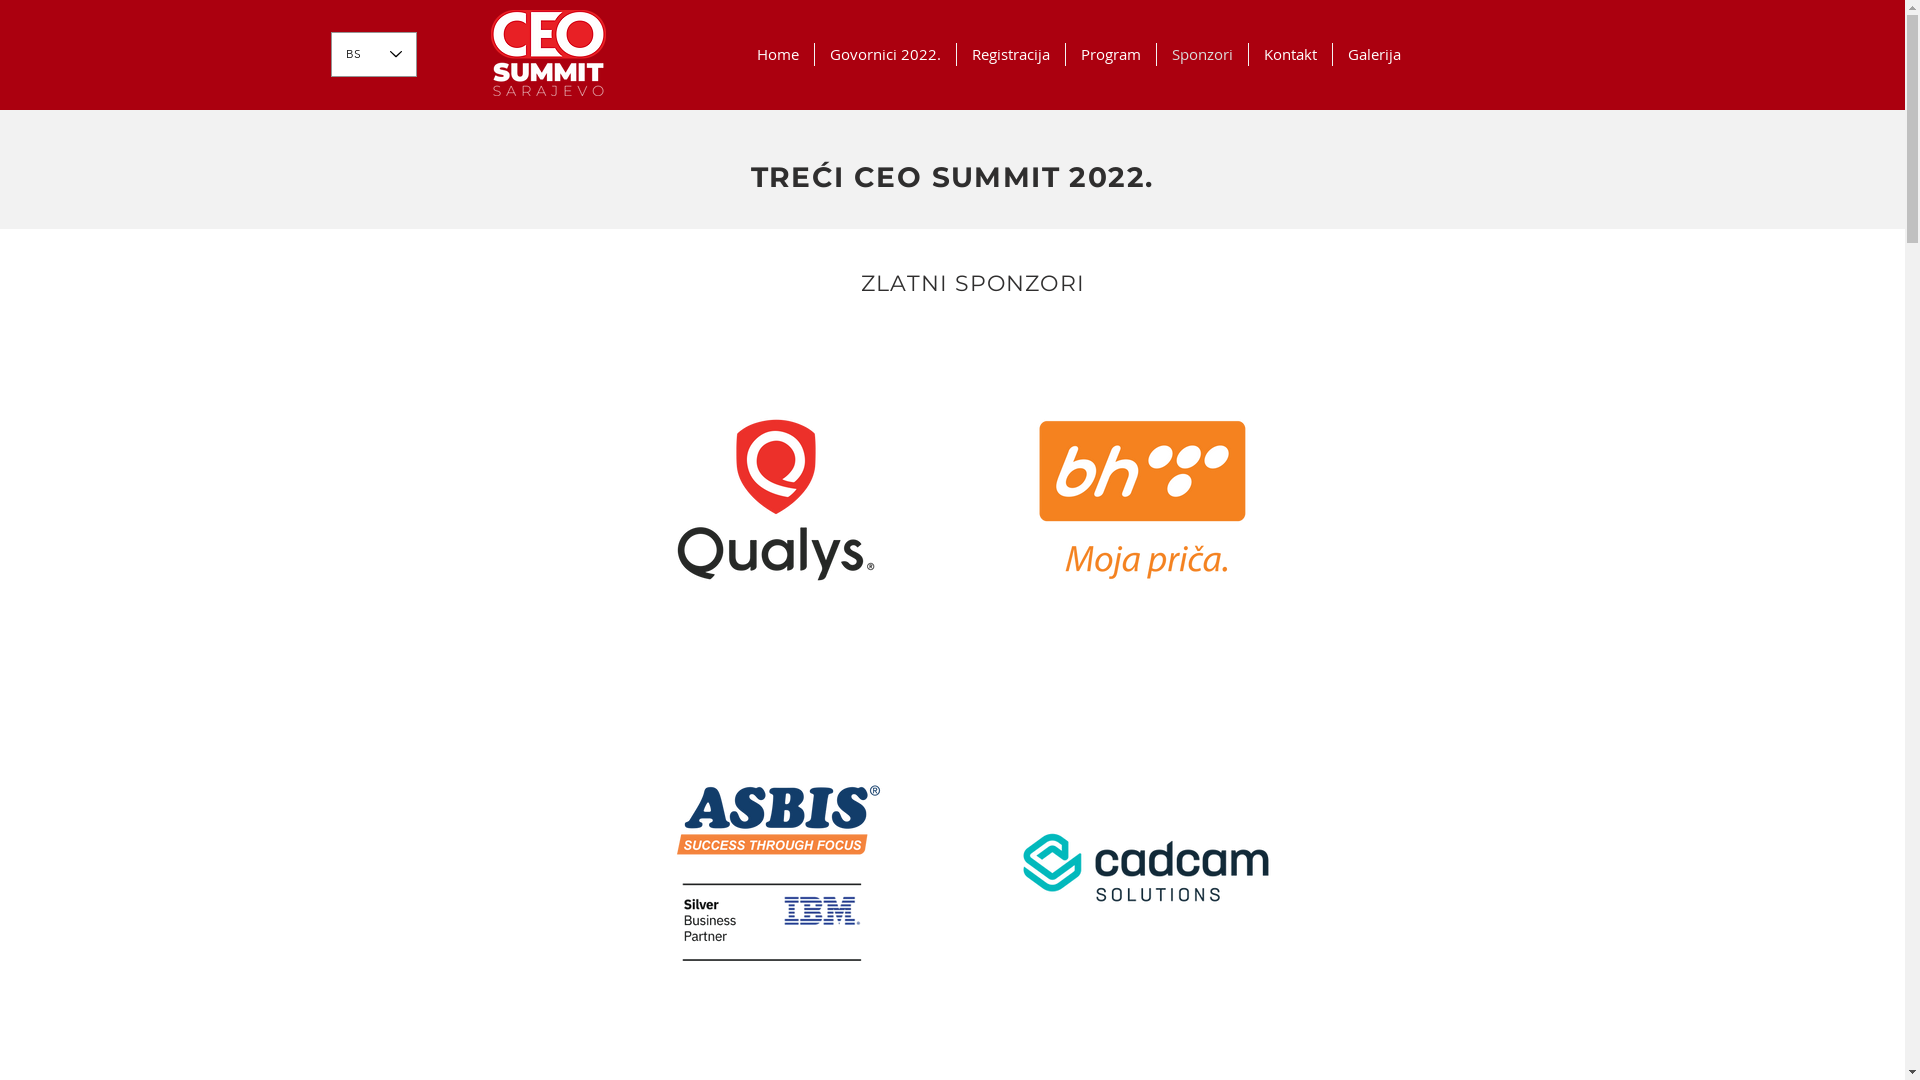 The height and width of the screenshot is (1080, 1920). Describe the element at coordinates (1064, 53) in the screenshot. I see `'Program'` at that location.